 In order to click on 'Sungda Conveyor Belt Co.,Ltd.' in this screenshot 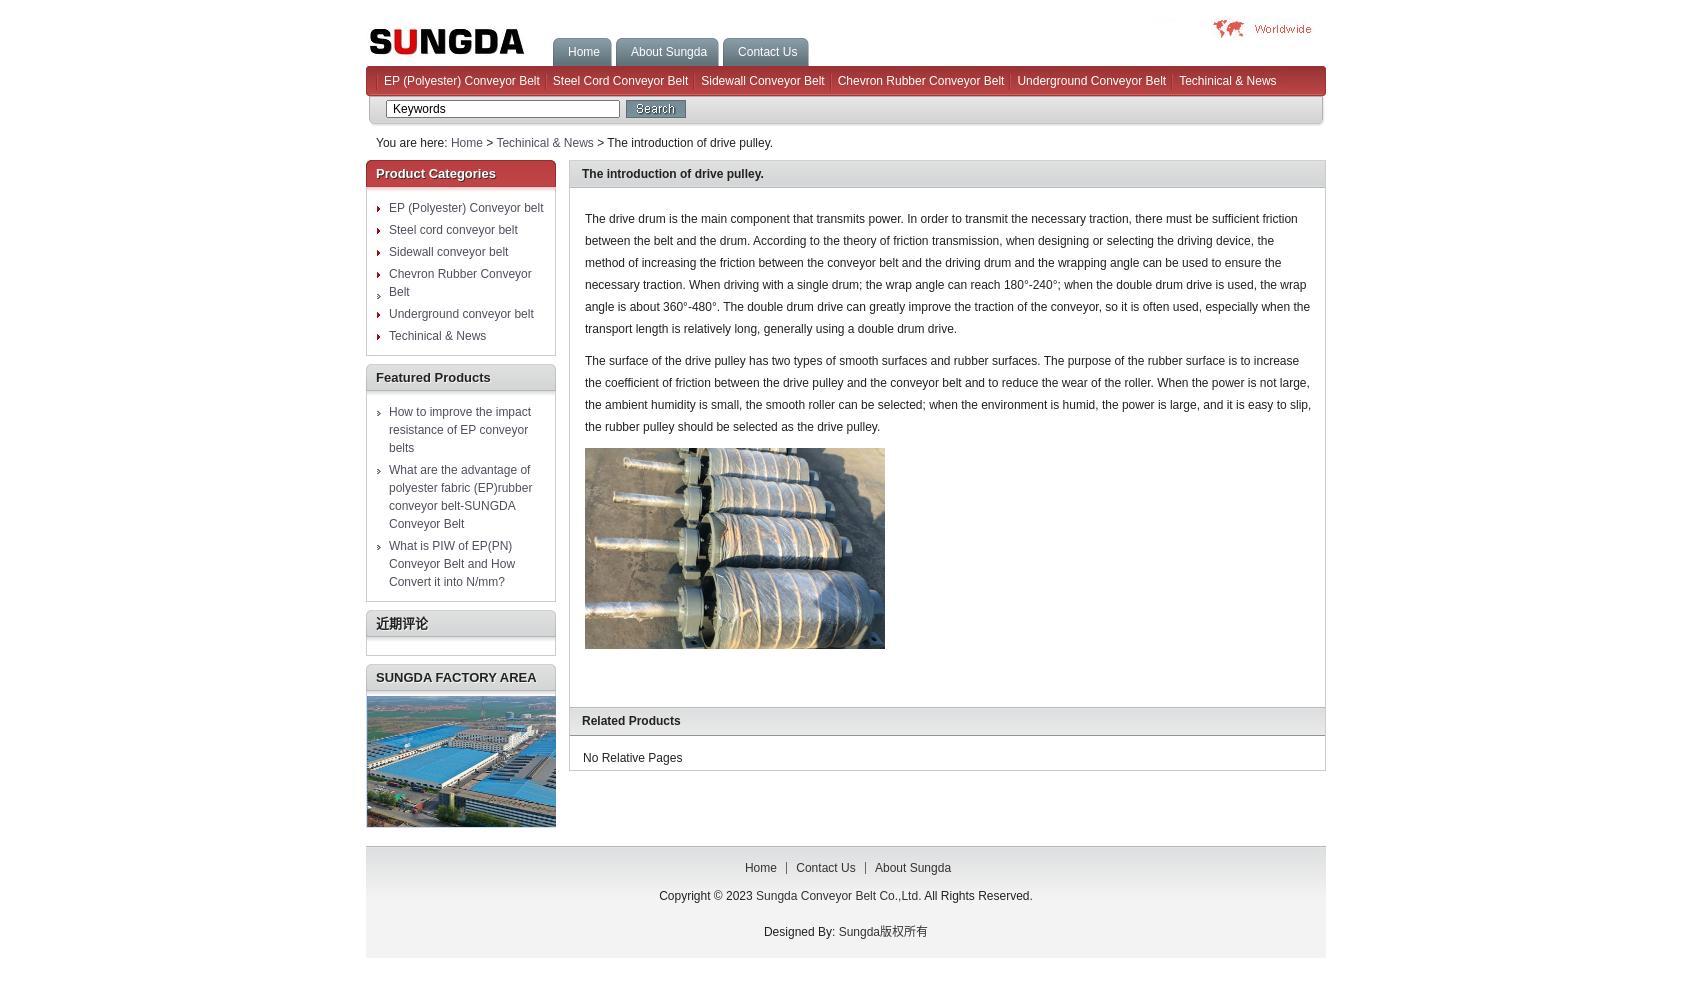, I will do `click(838, 896)`.